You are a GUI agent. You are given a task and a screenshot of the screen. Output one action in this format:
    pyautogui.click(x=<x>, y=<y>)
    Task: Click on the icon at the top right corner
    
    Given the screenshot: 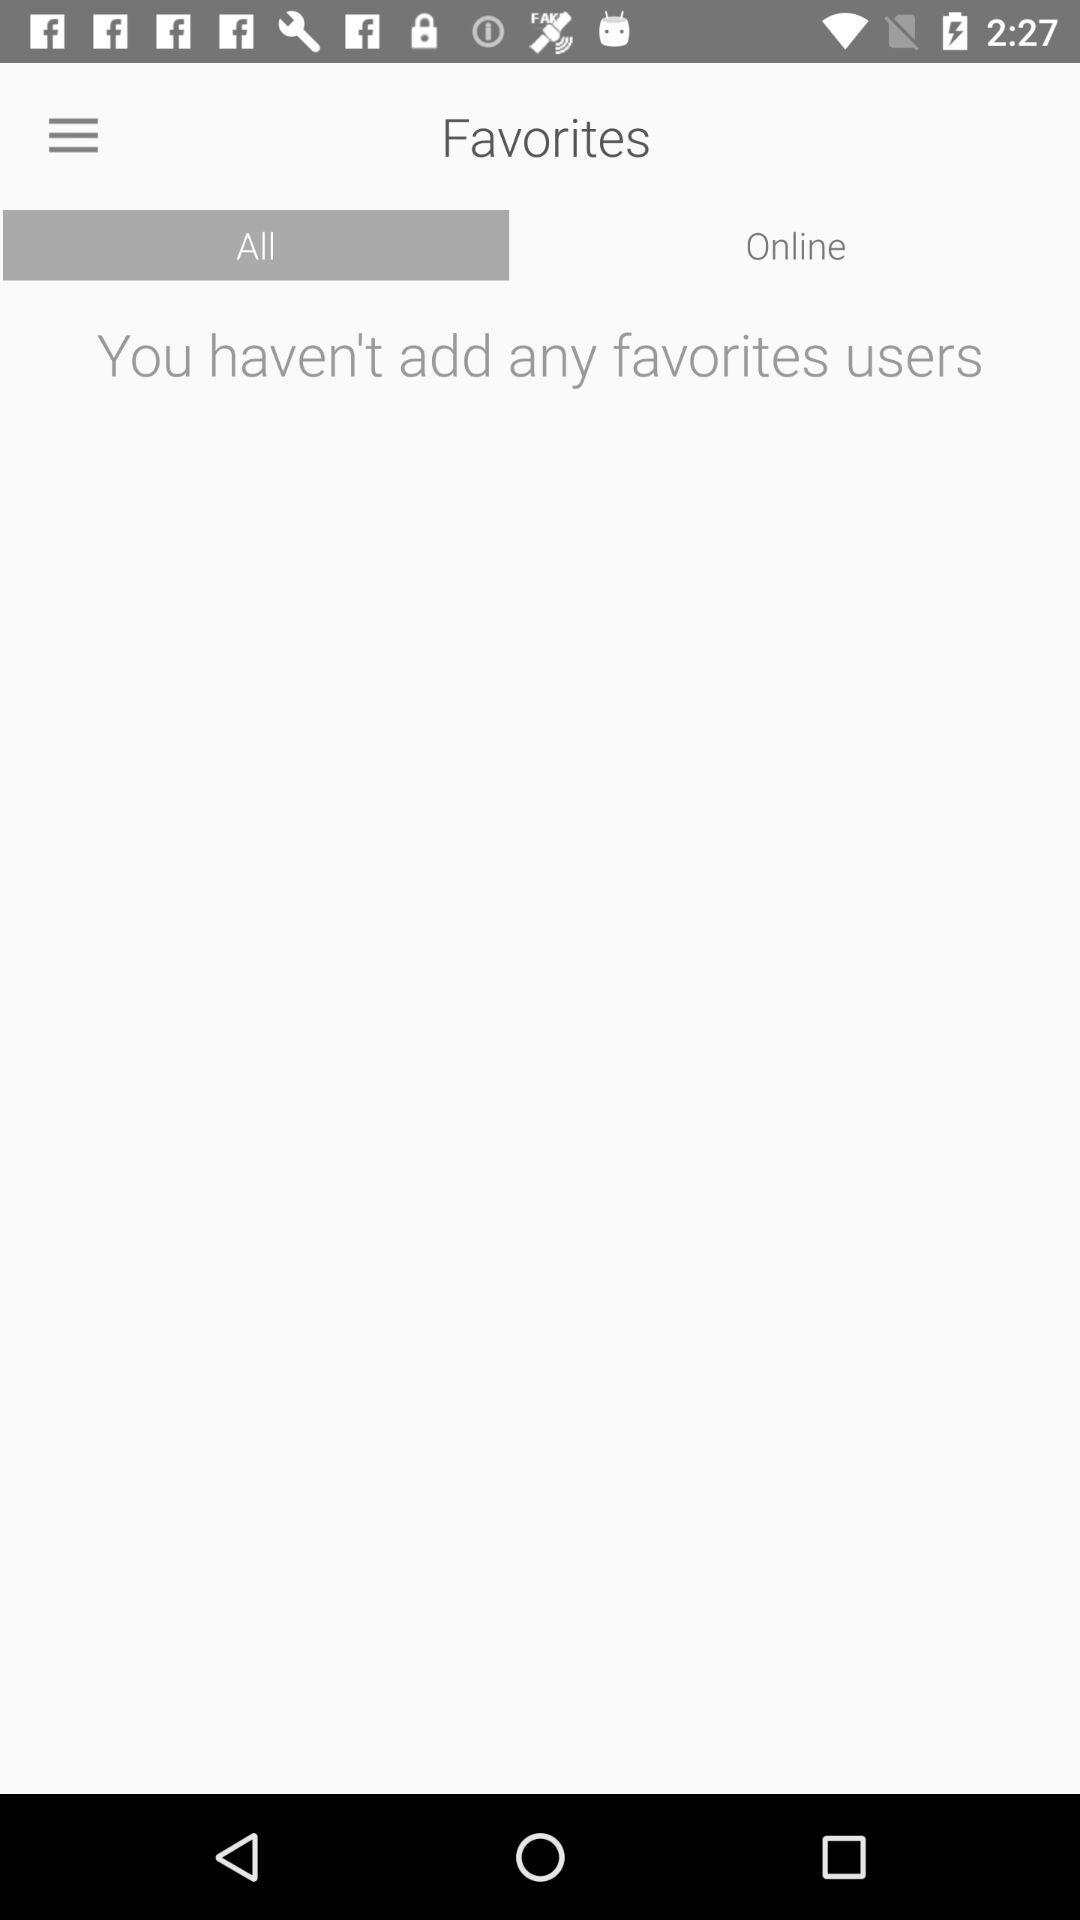 What is the action you would take?
    pyautogui.click(x=795, y=244)
    